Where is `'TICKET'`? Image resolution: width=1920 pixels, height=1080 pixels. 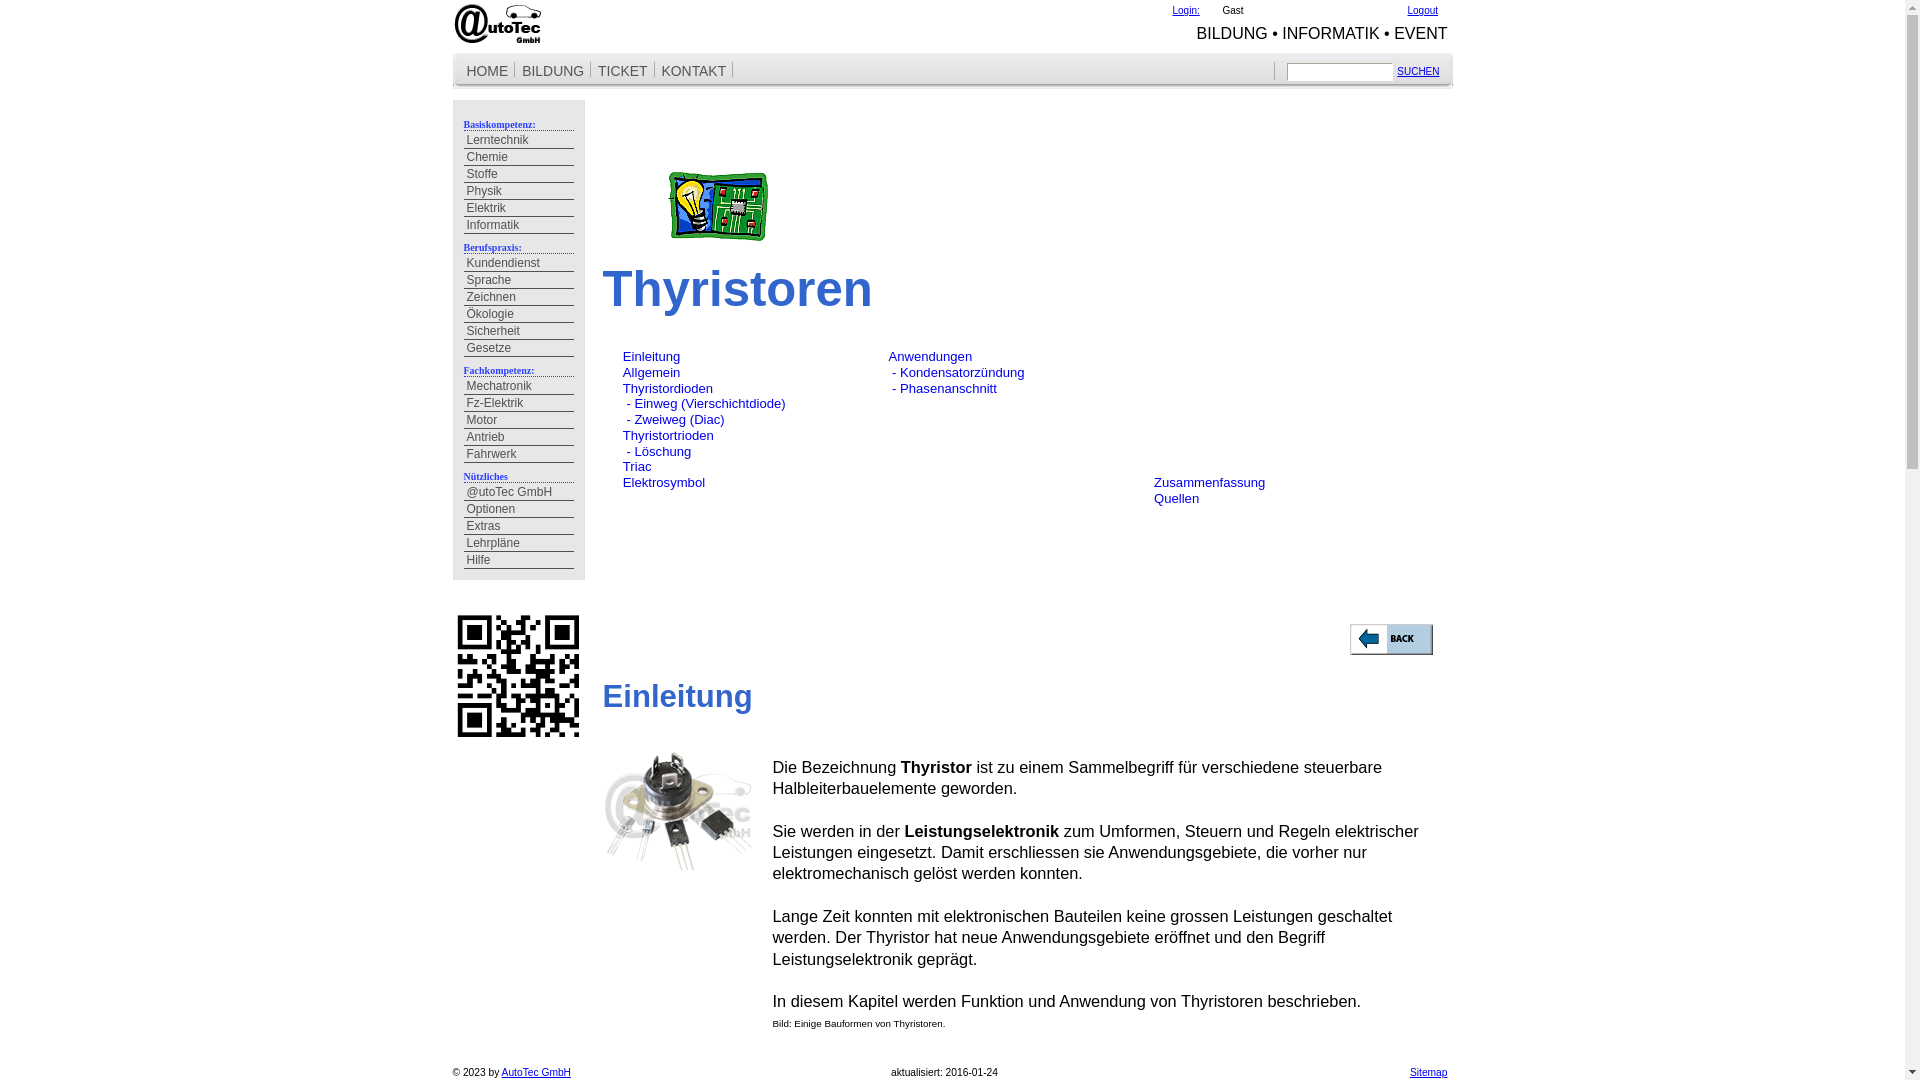
'TICKET' is located at coordinates (621, 69).